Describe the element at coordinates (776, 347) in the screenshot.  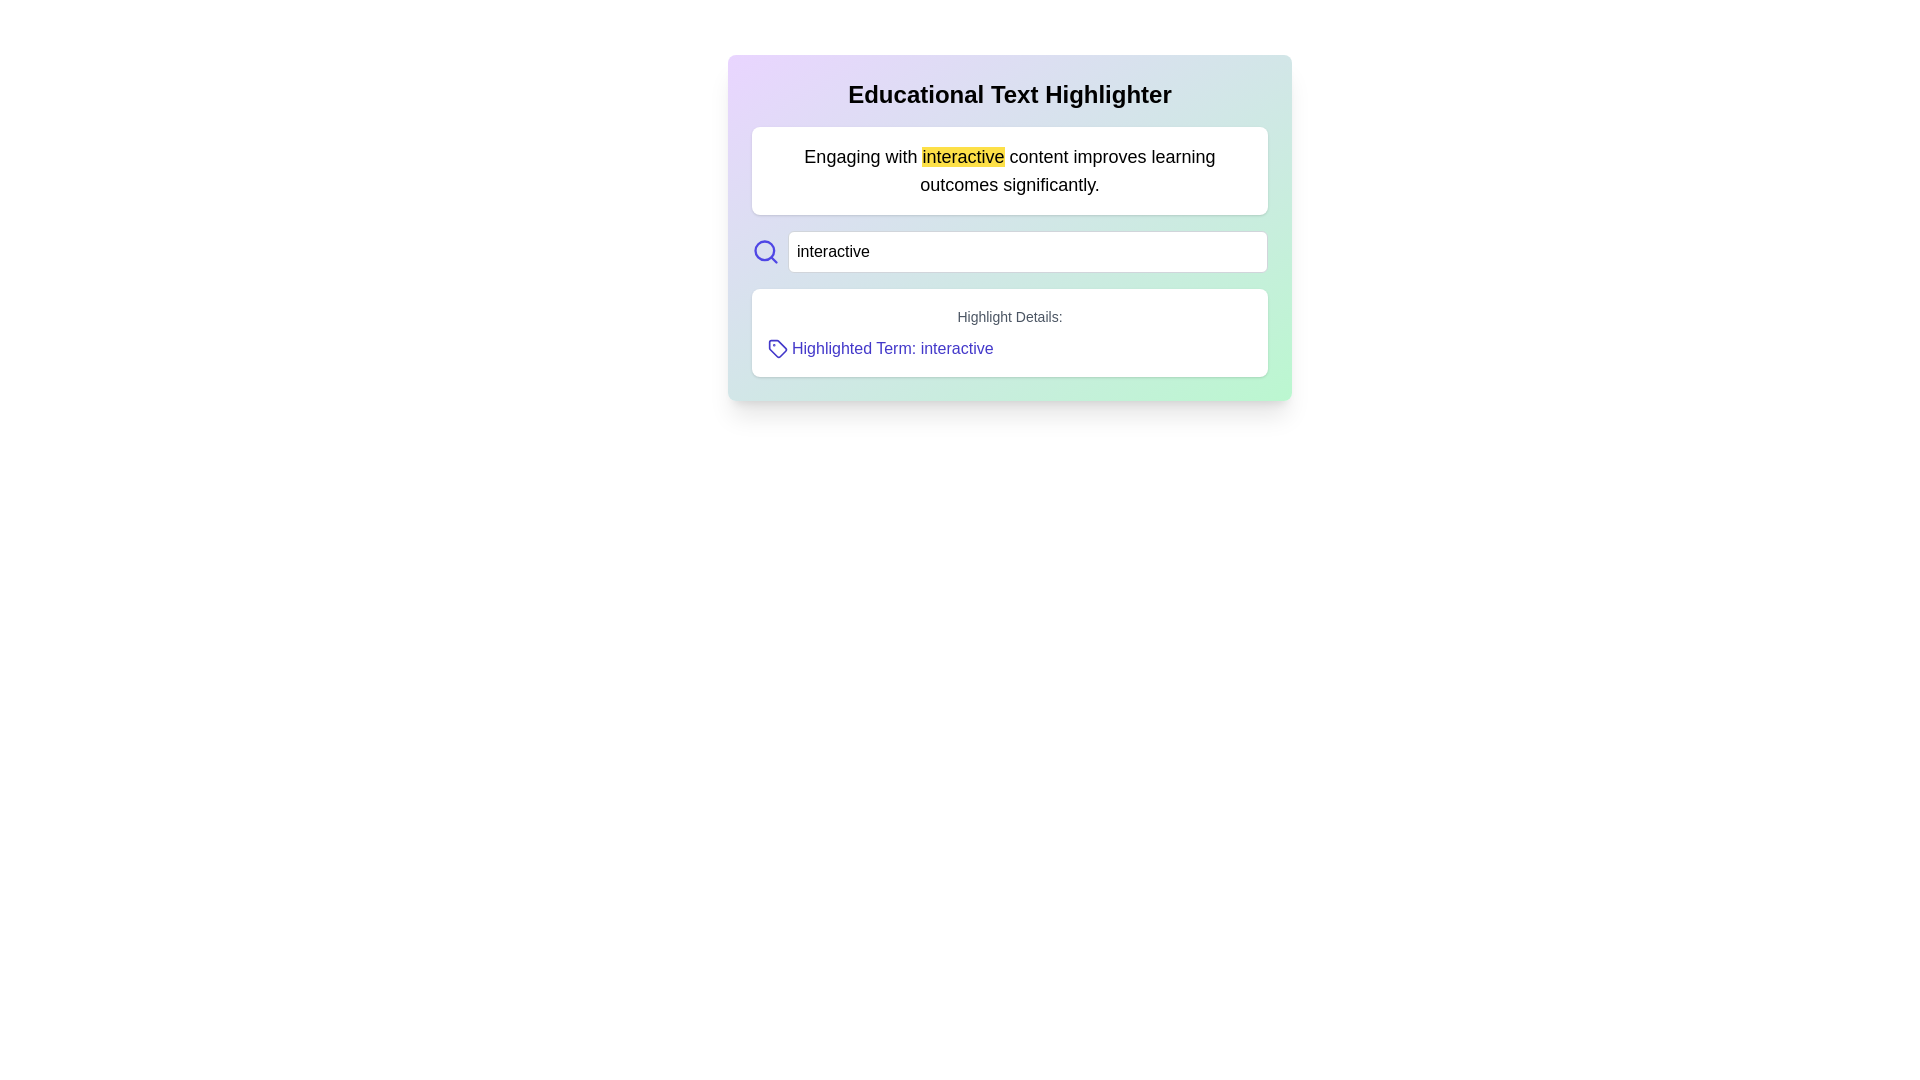
I see `the tagging or highlighting icon located in the 'Highlight Details' section, which is directly to the left of the text 'Highlighted Term: interactive'` at that location.